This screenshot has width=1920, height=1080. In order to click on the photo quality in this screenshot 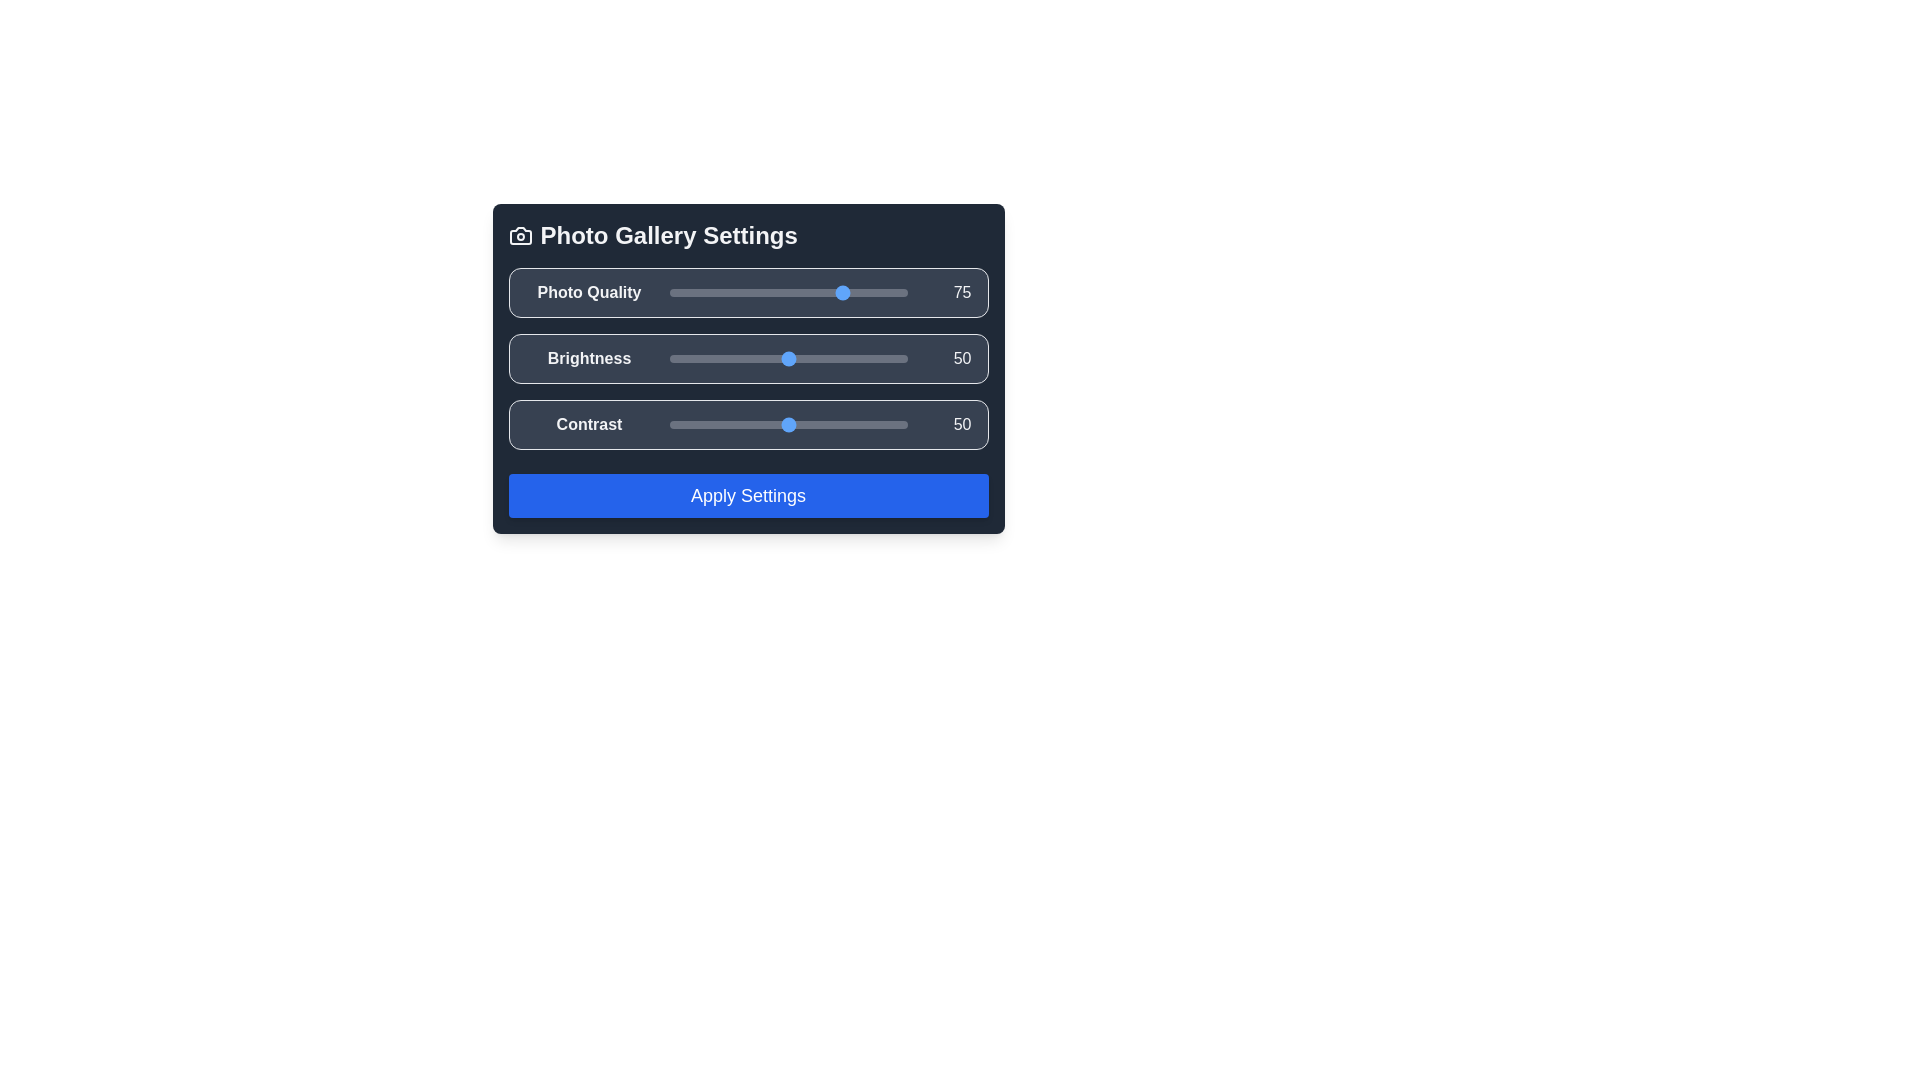, I will do `click(788, 293)`.